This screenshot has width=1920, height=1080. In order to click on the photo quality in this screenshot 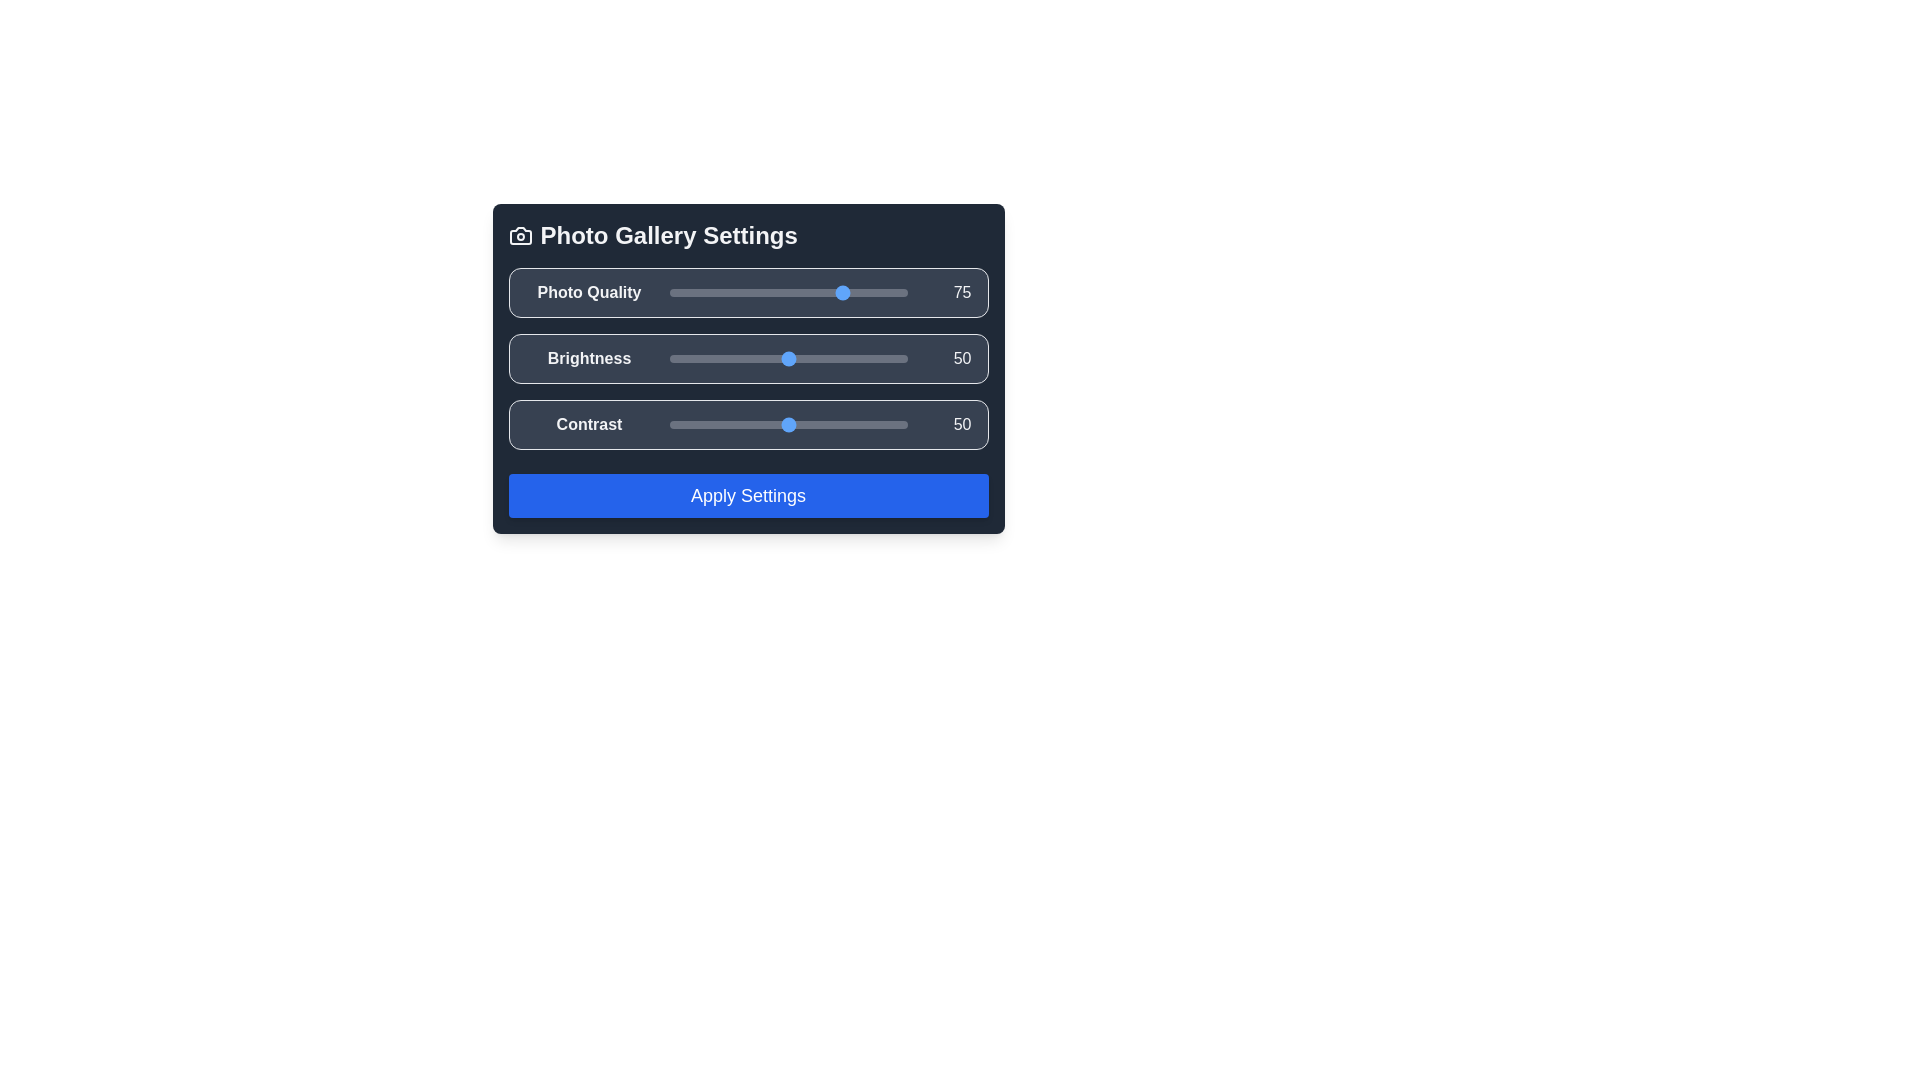, I will do `click(788, 293)`.